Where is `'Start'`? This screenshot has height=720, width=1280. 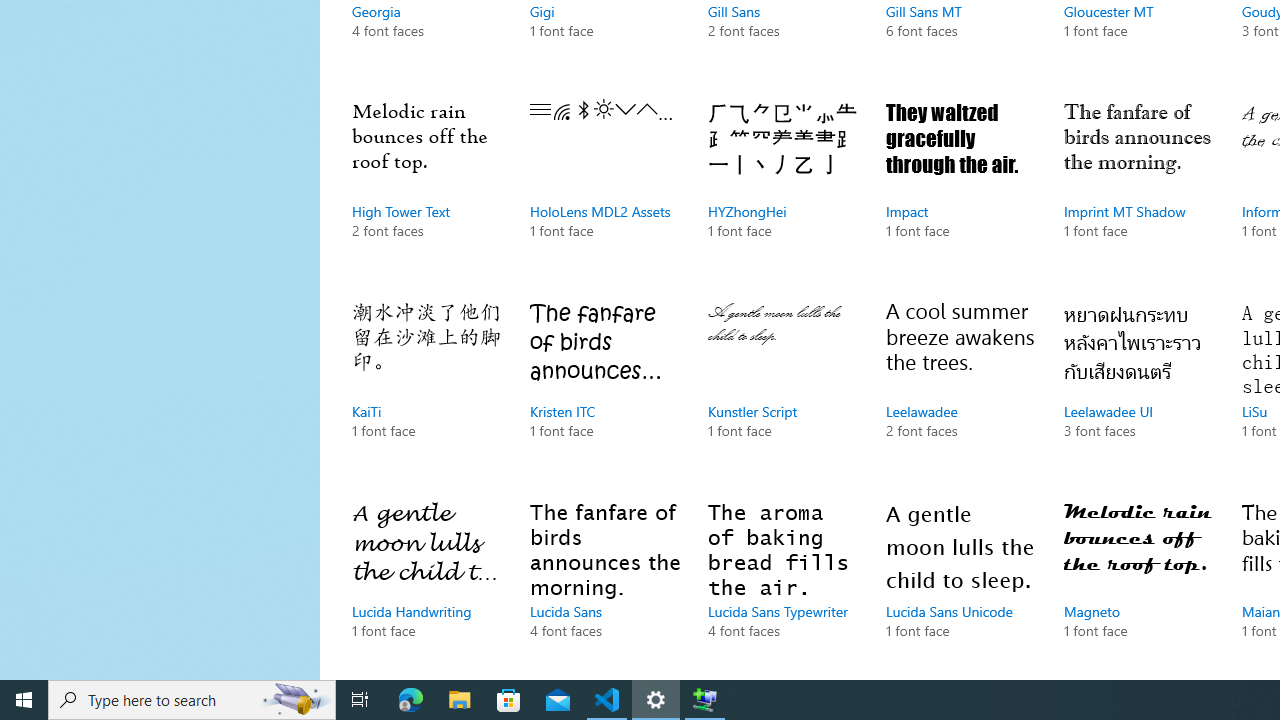
'Start' is located at coordinates (24, 698).